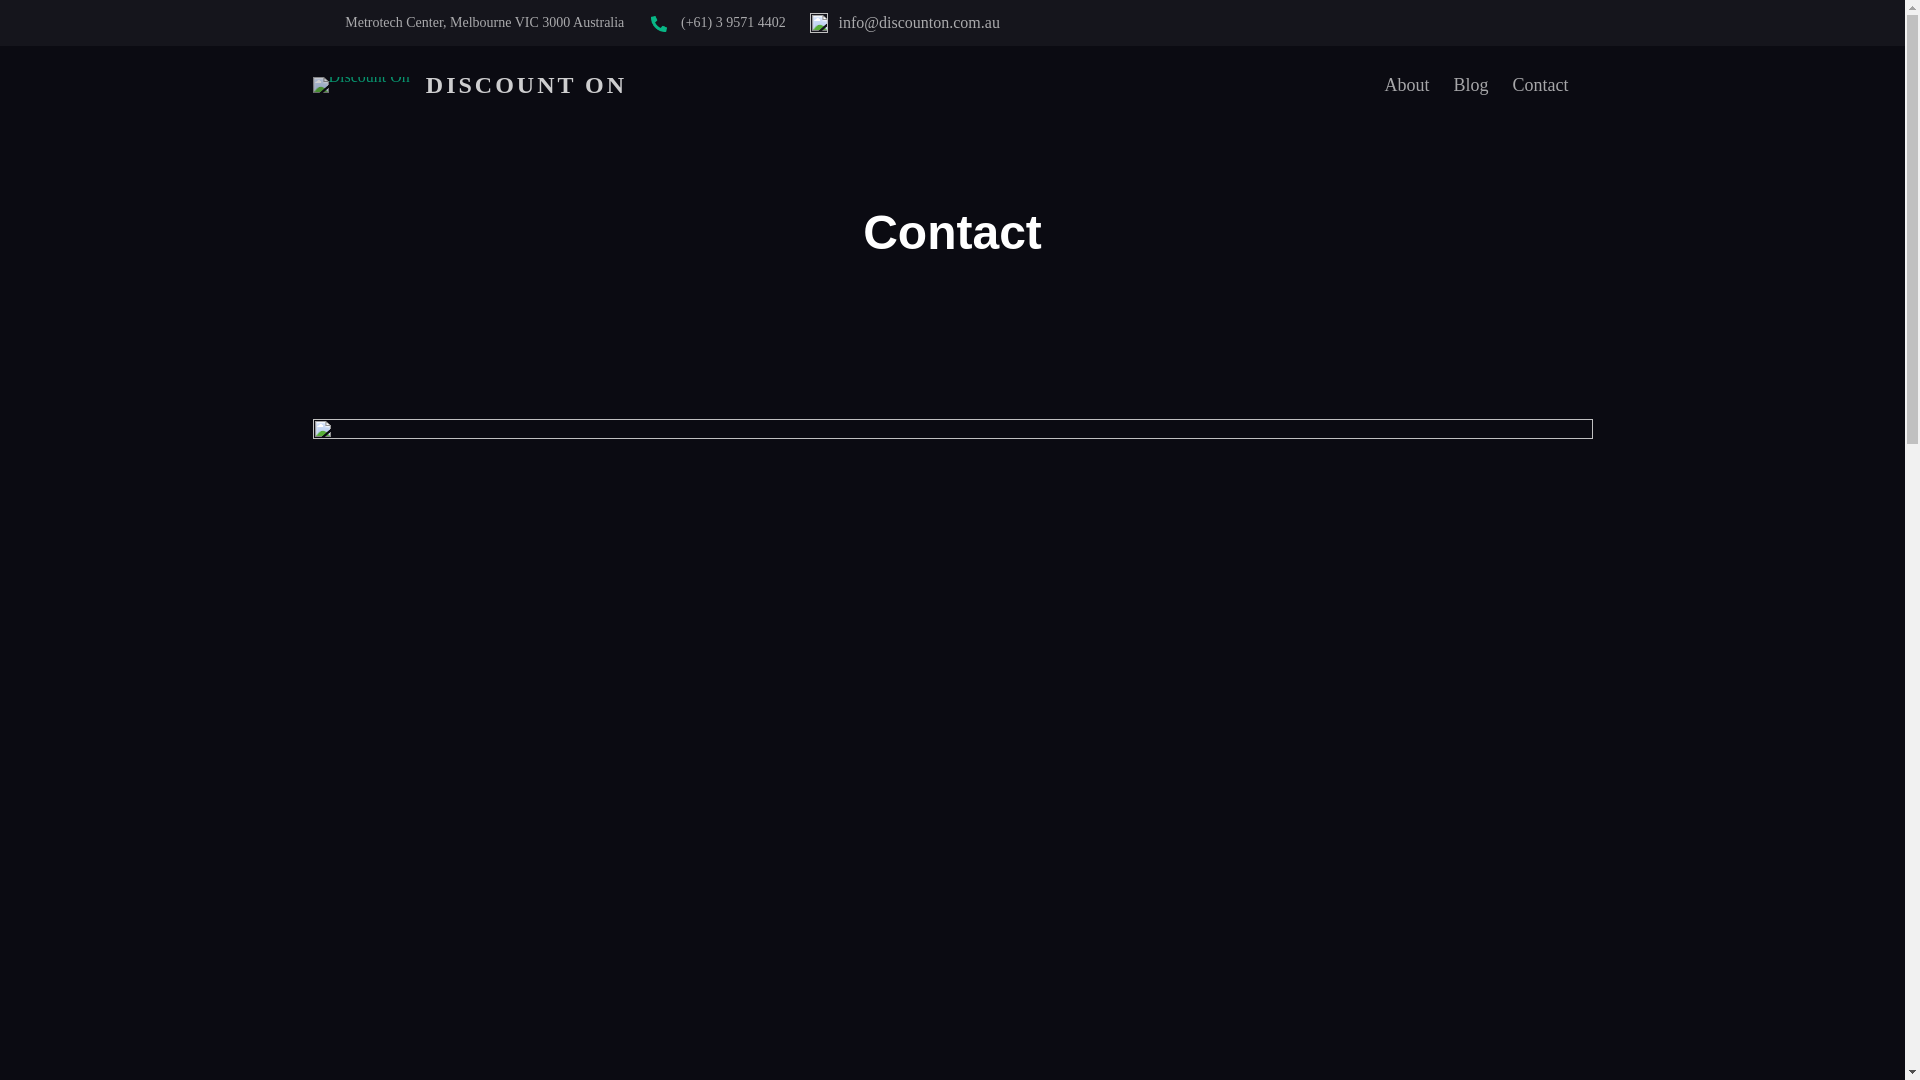  Describe the element at coordinates (425, 83) in the screenshot. I see `'DISCOUNT ON'` at that location.